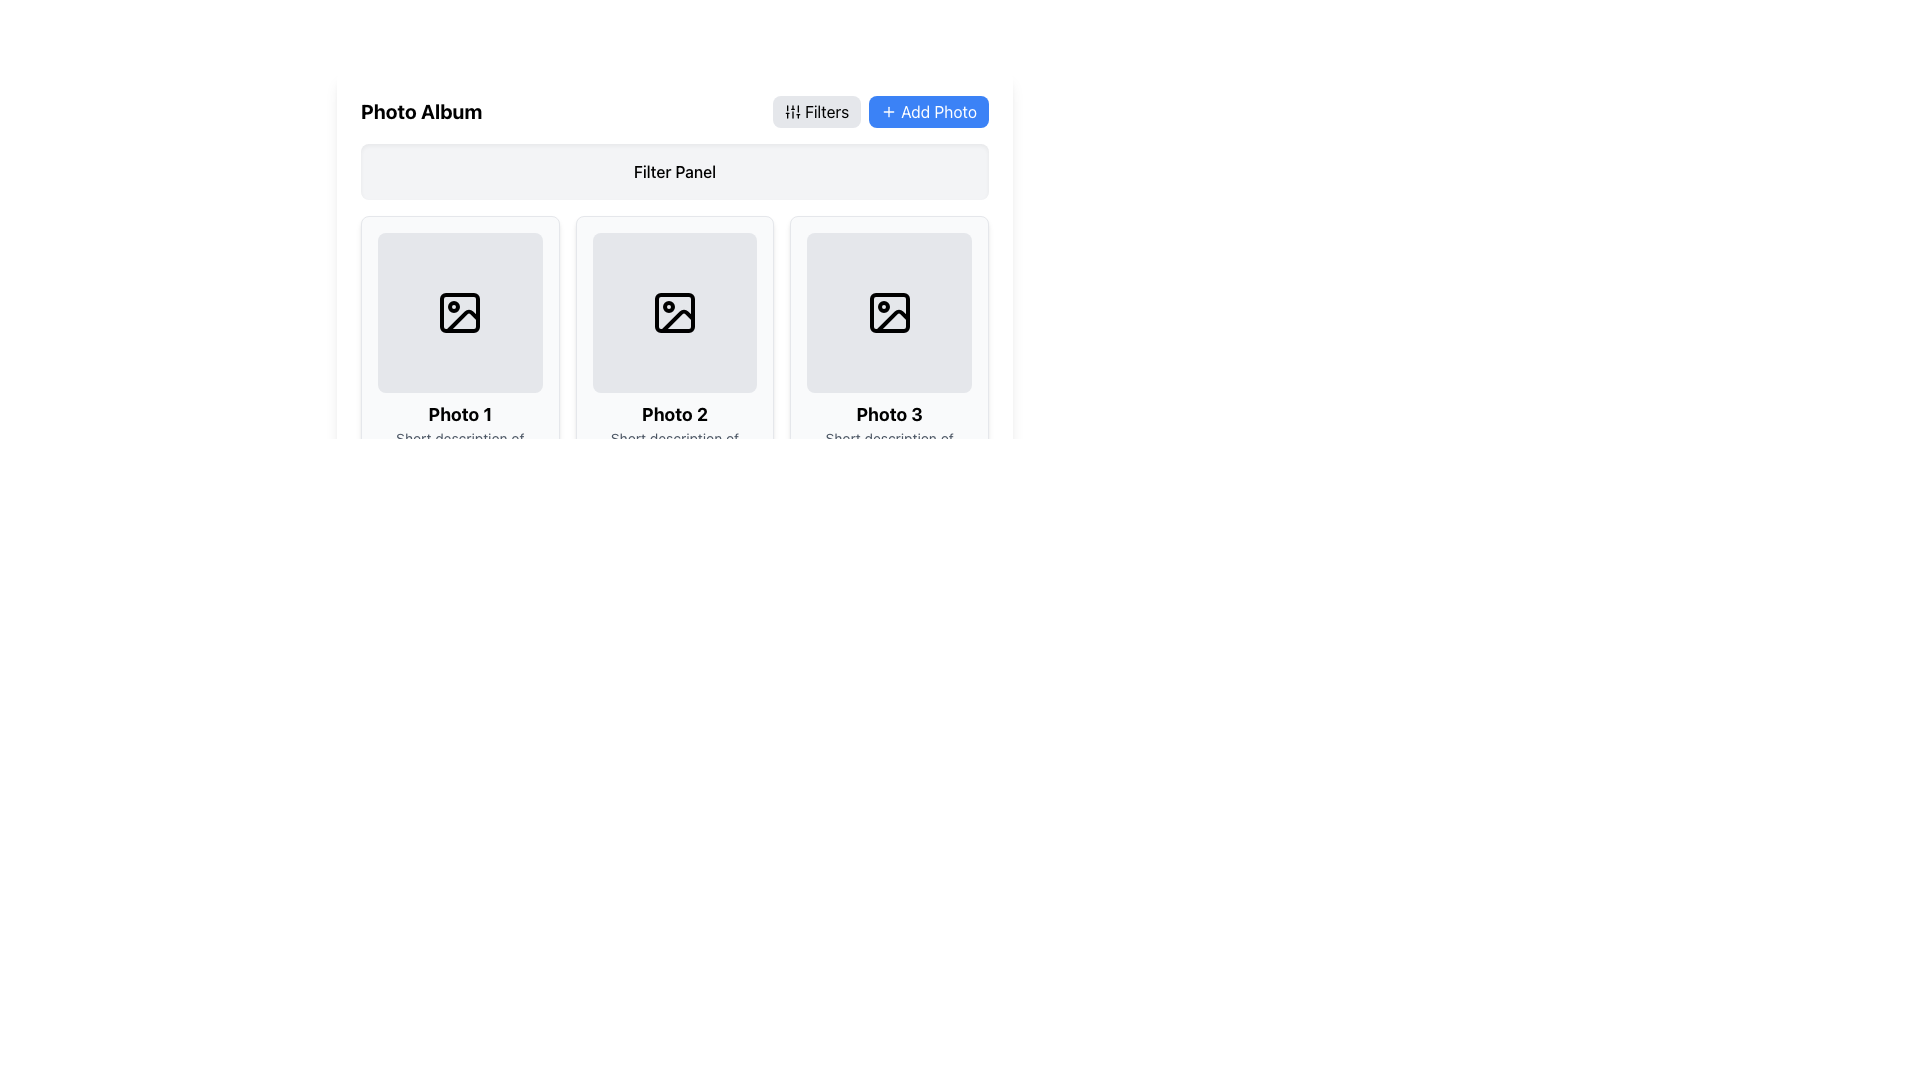 The image size is (1920, 1080). I want to click on the 'Filters' text label located within a pill-shaped gray button next to a blue 'Add Photo' button, so click(827, 111).